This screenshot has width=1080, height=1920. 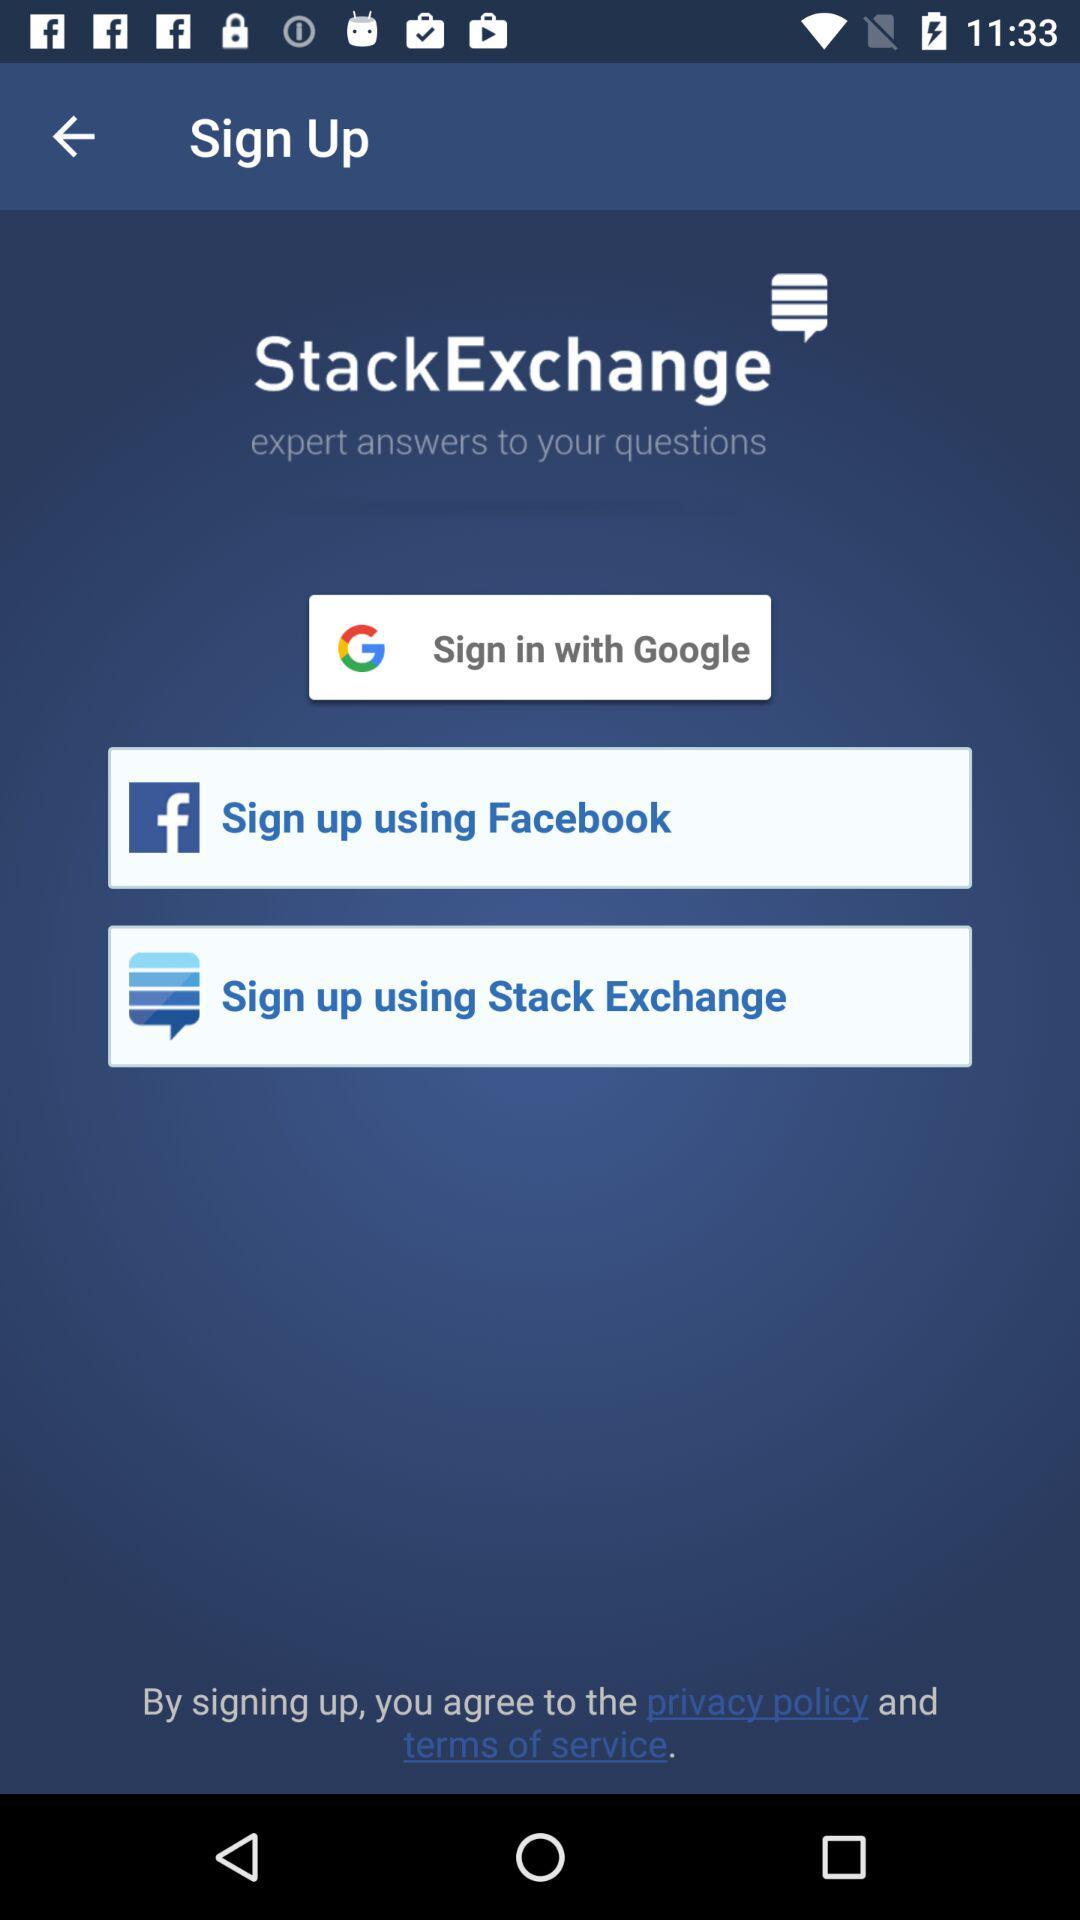 What do you see at coordinates (540, 996) in the screenshot?
I see `sign up using stack exchange` at bounding box center [540, 996].